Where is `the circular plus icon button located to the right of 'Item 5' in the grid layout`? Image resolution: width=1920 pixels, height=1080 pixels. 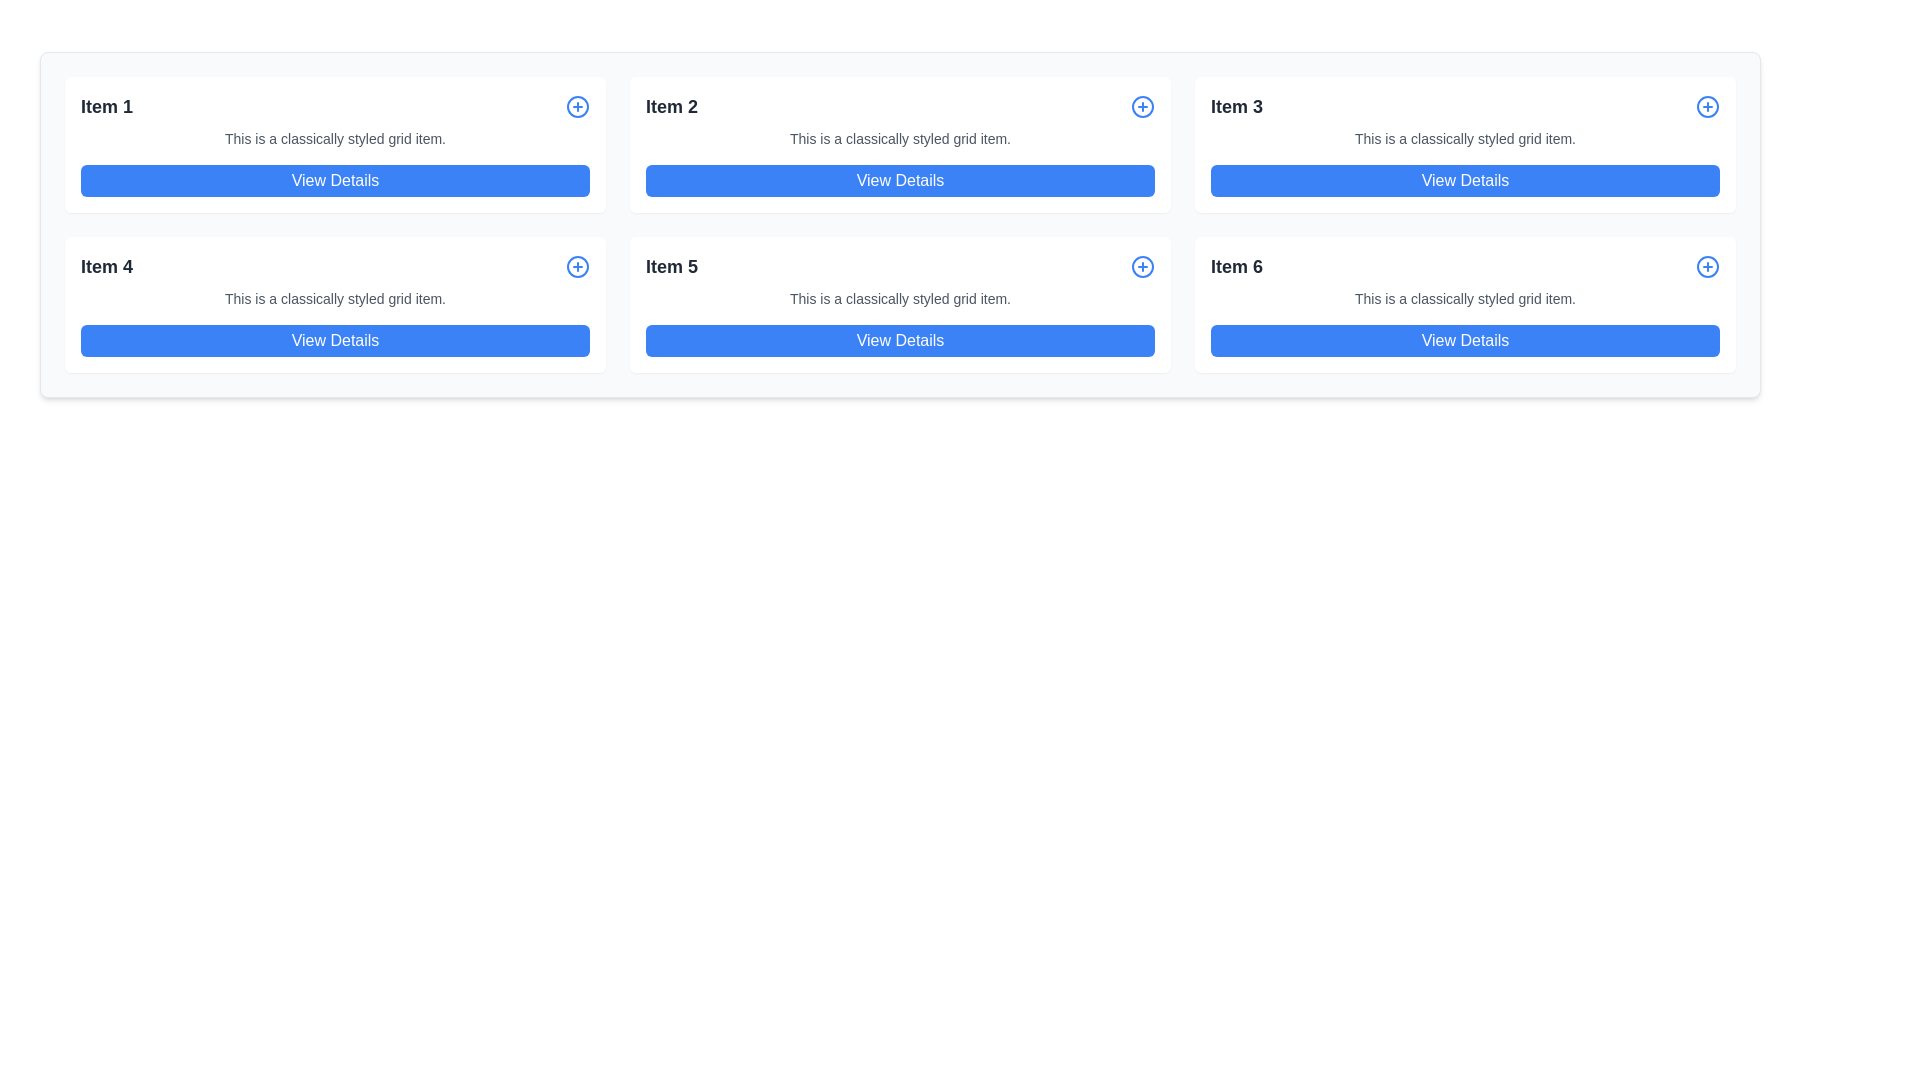
the circular plus icon button located to the right of 'Item 5' in the grid layout is located at coordinates (1142, 265).